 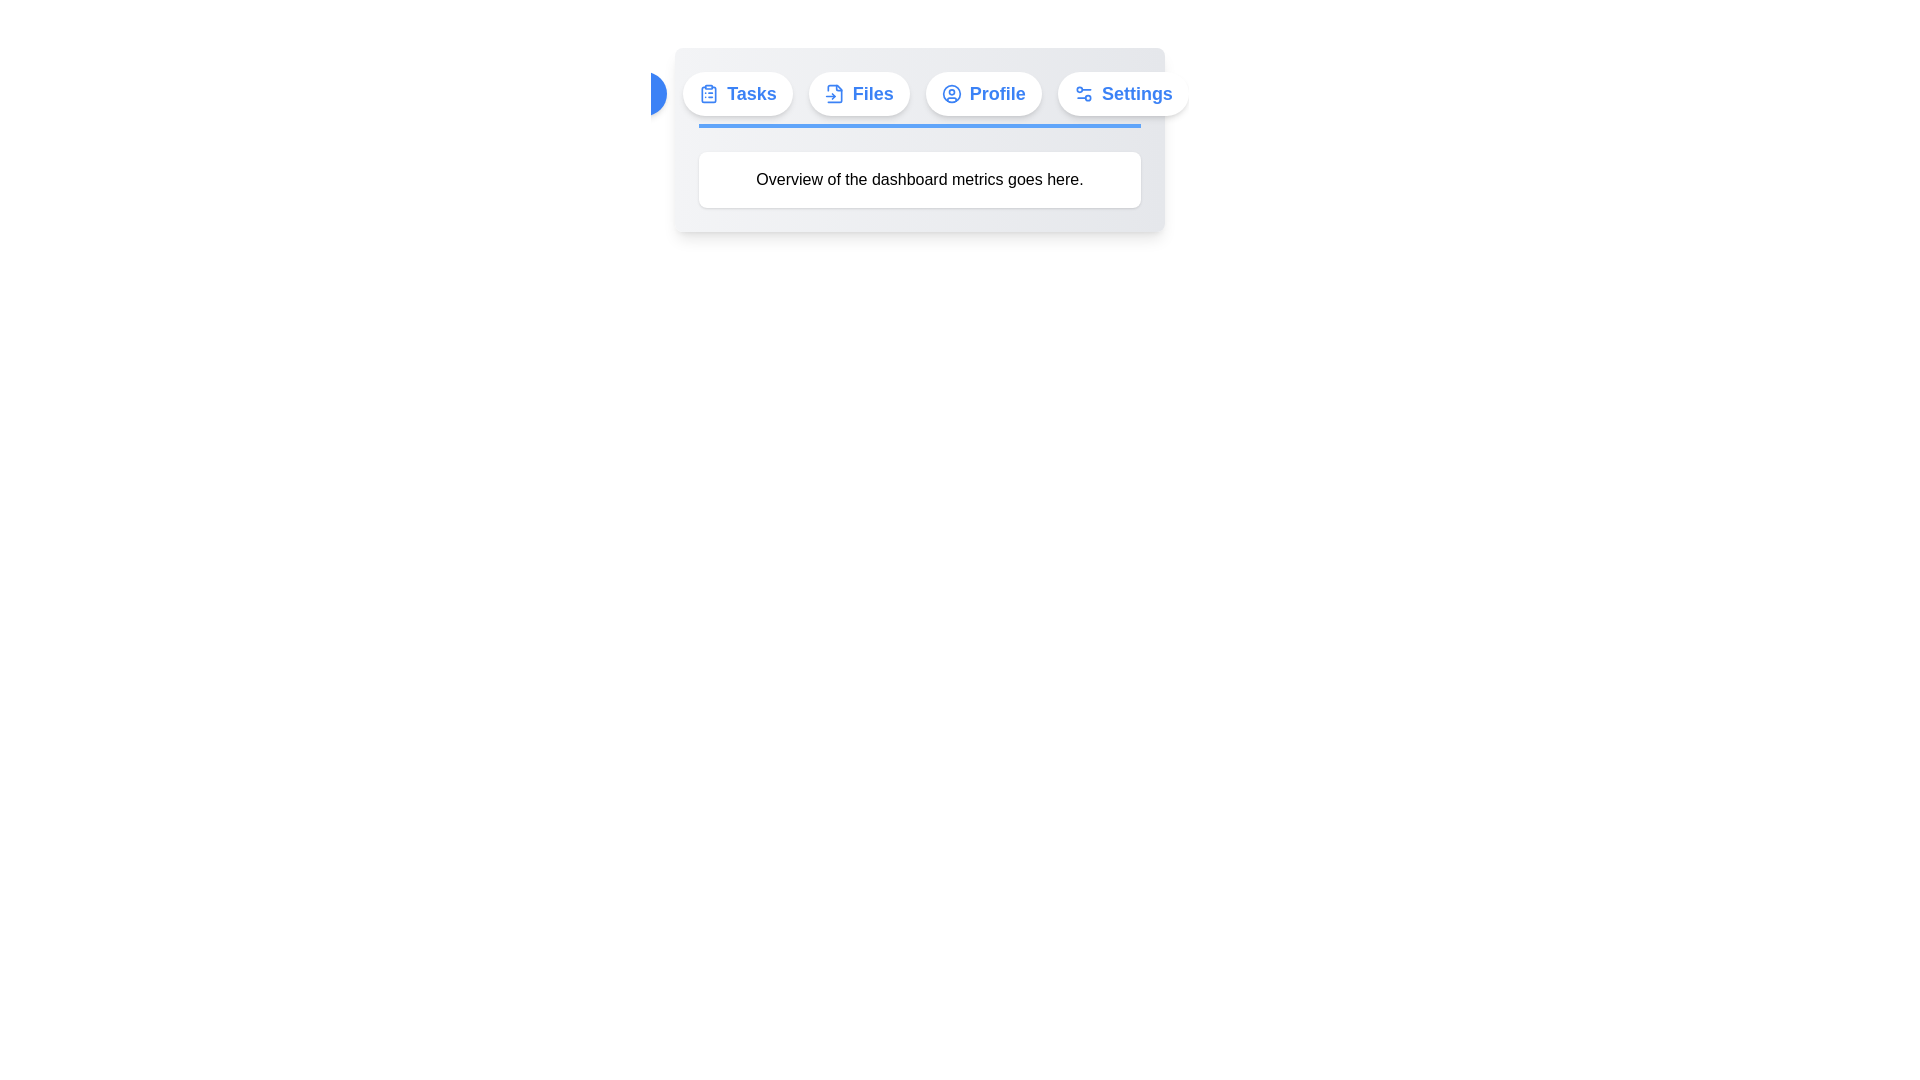 What do you see at coordinates (950, 93) in the screenshot?
I see `the 'Profile' button by clicking on the SVG Circle that represents it in the top navigation bar` at bounding box center [950, 93].